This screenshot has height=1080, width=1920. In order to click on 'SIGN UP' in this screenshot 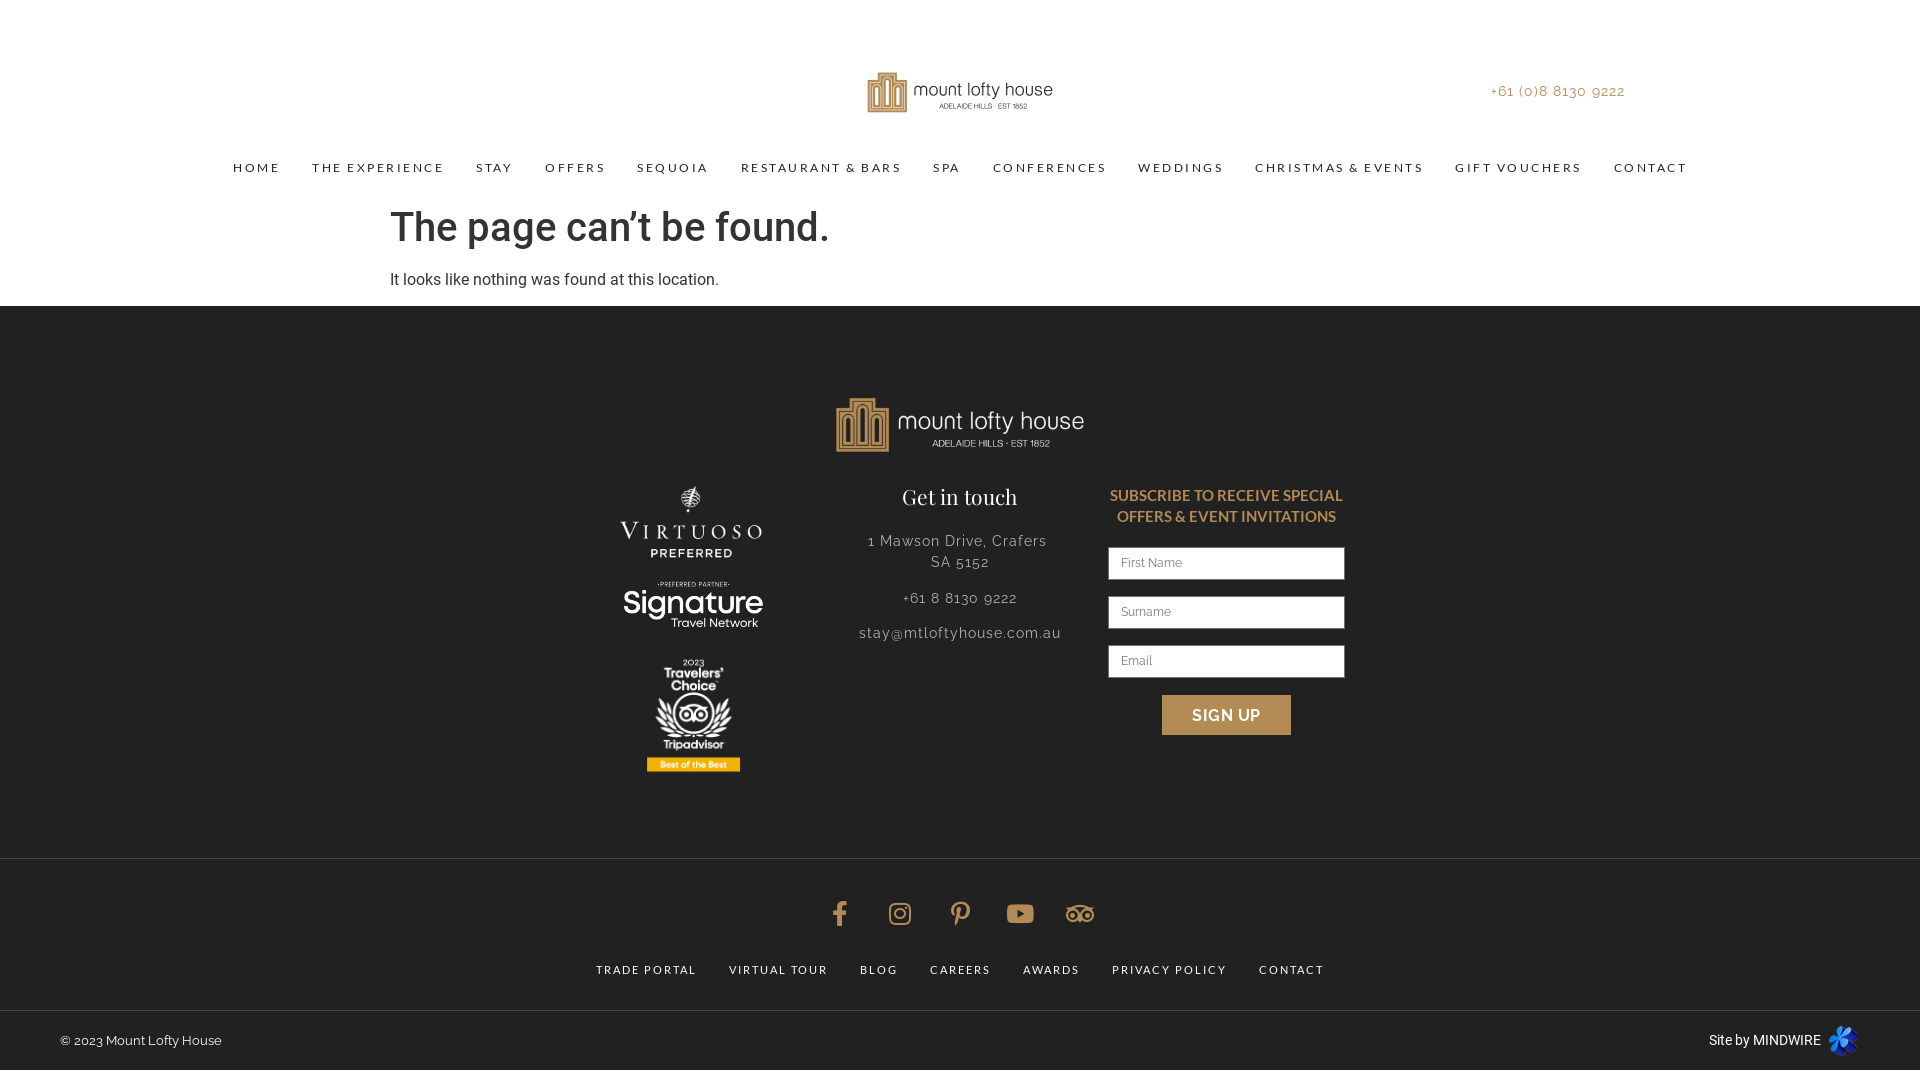, I will do `click(1225, 713)`.